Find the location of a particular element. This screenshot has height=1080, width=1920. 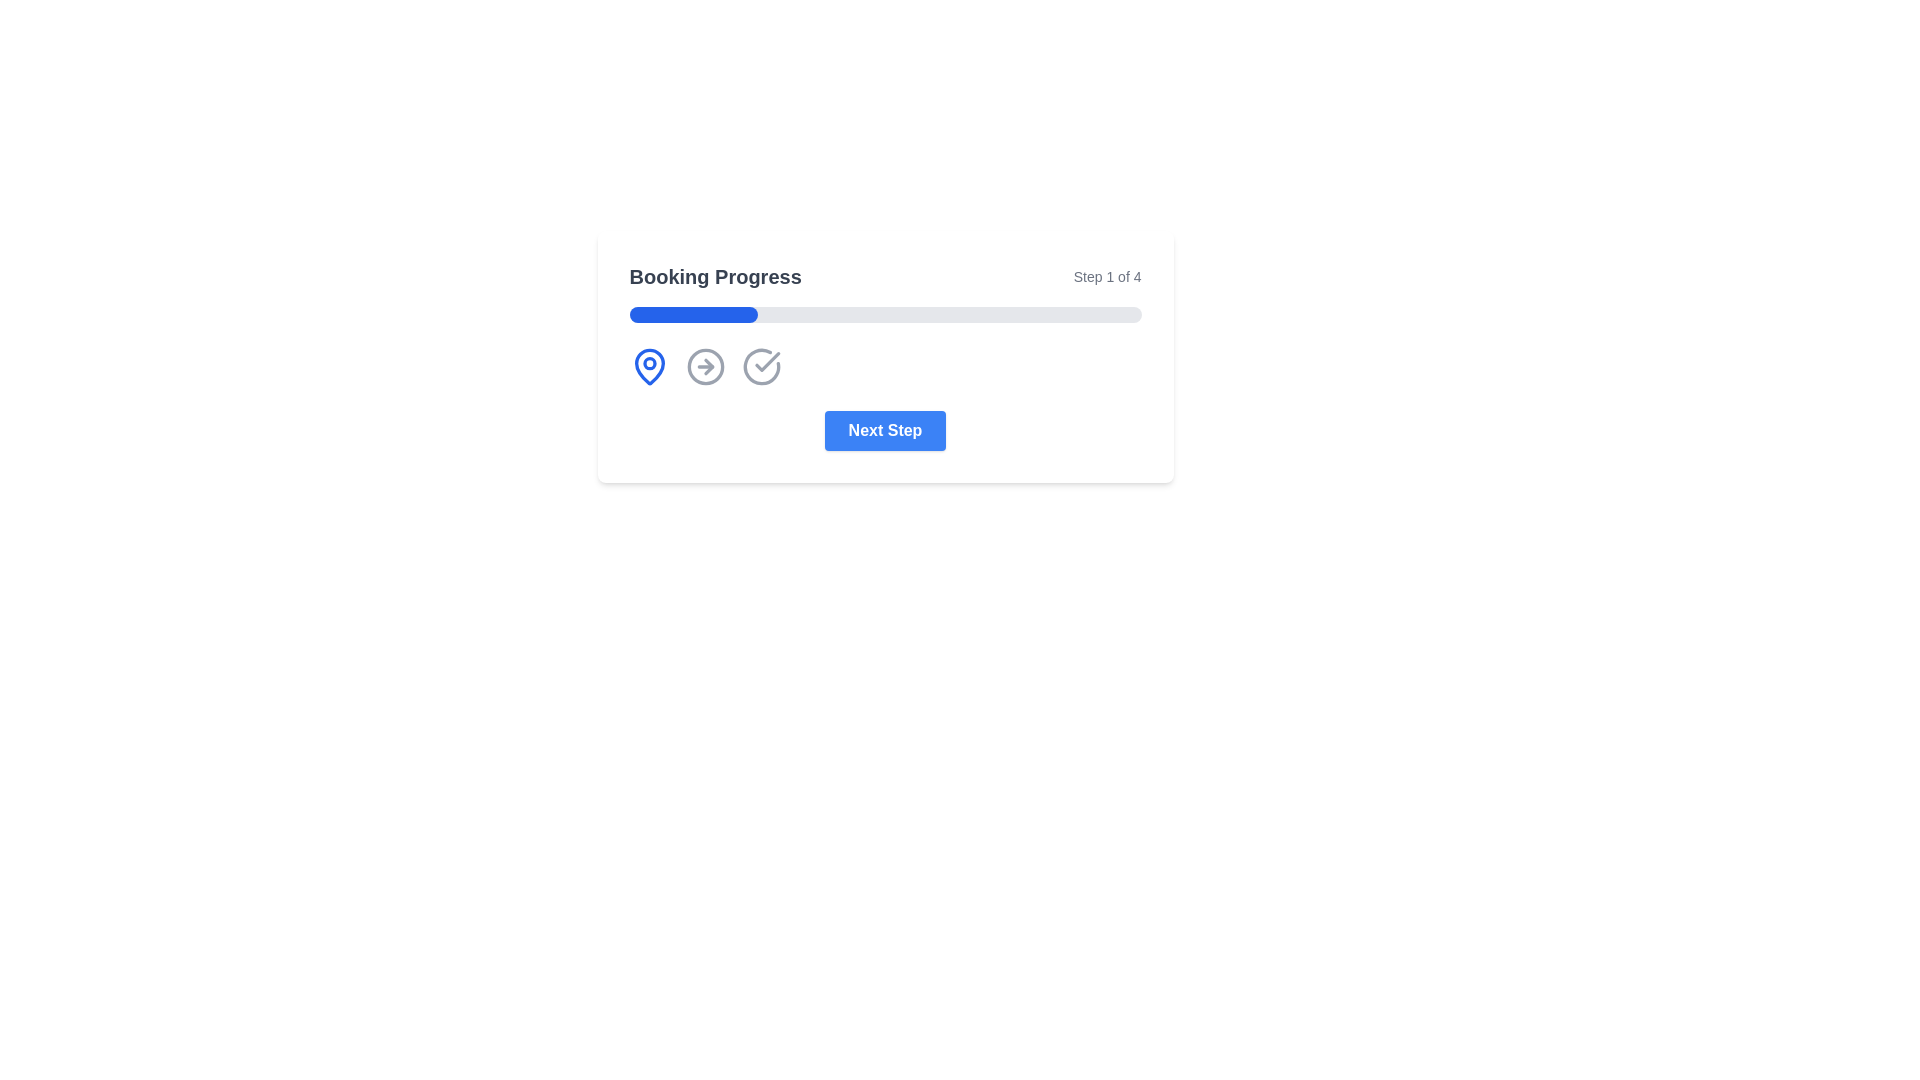

the icons in the Card component of the booking system is located at coordinates (884, 356).